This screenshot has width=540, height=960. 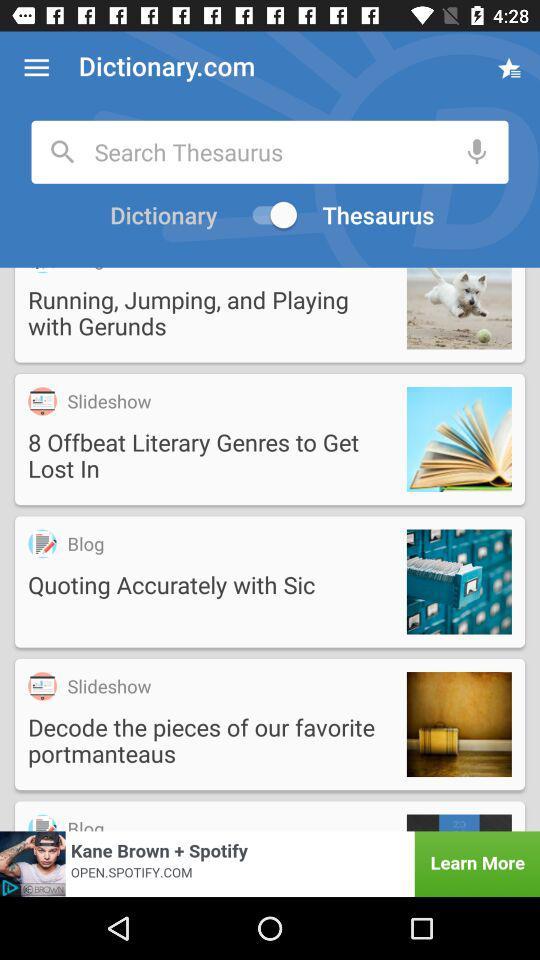 I want to click on thesaurus, so click(x=380, y=215).